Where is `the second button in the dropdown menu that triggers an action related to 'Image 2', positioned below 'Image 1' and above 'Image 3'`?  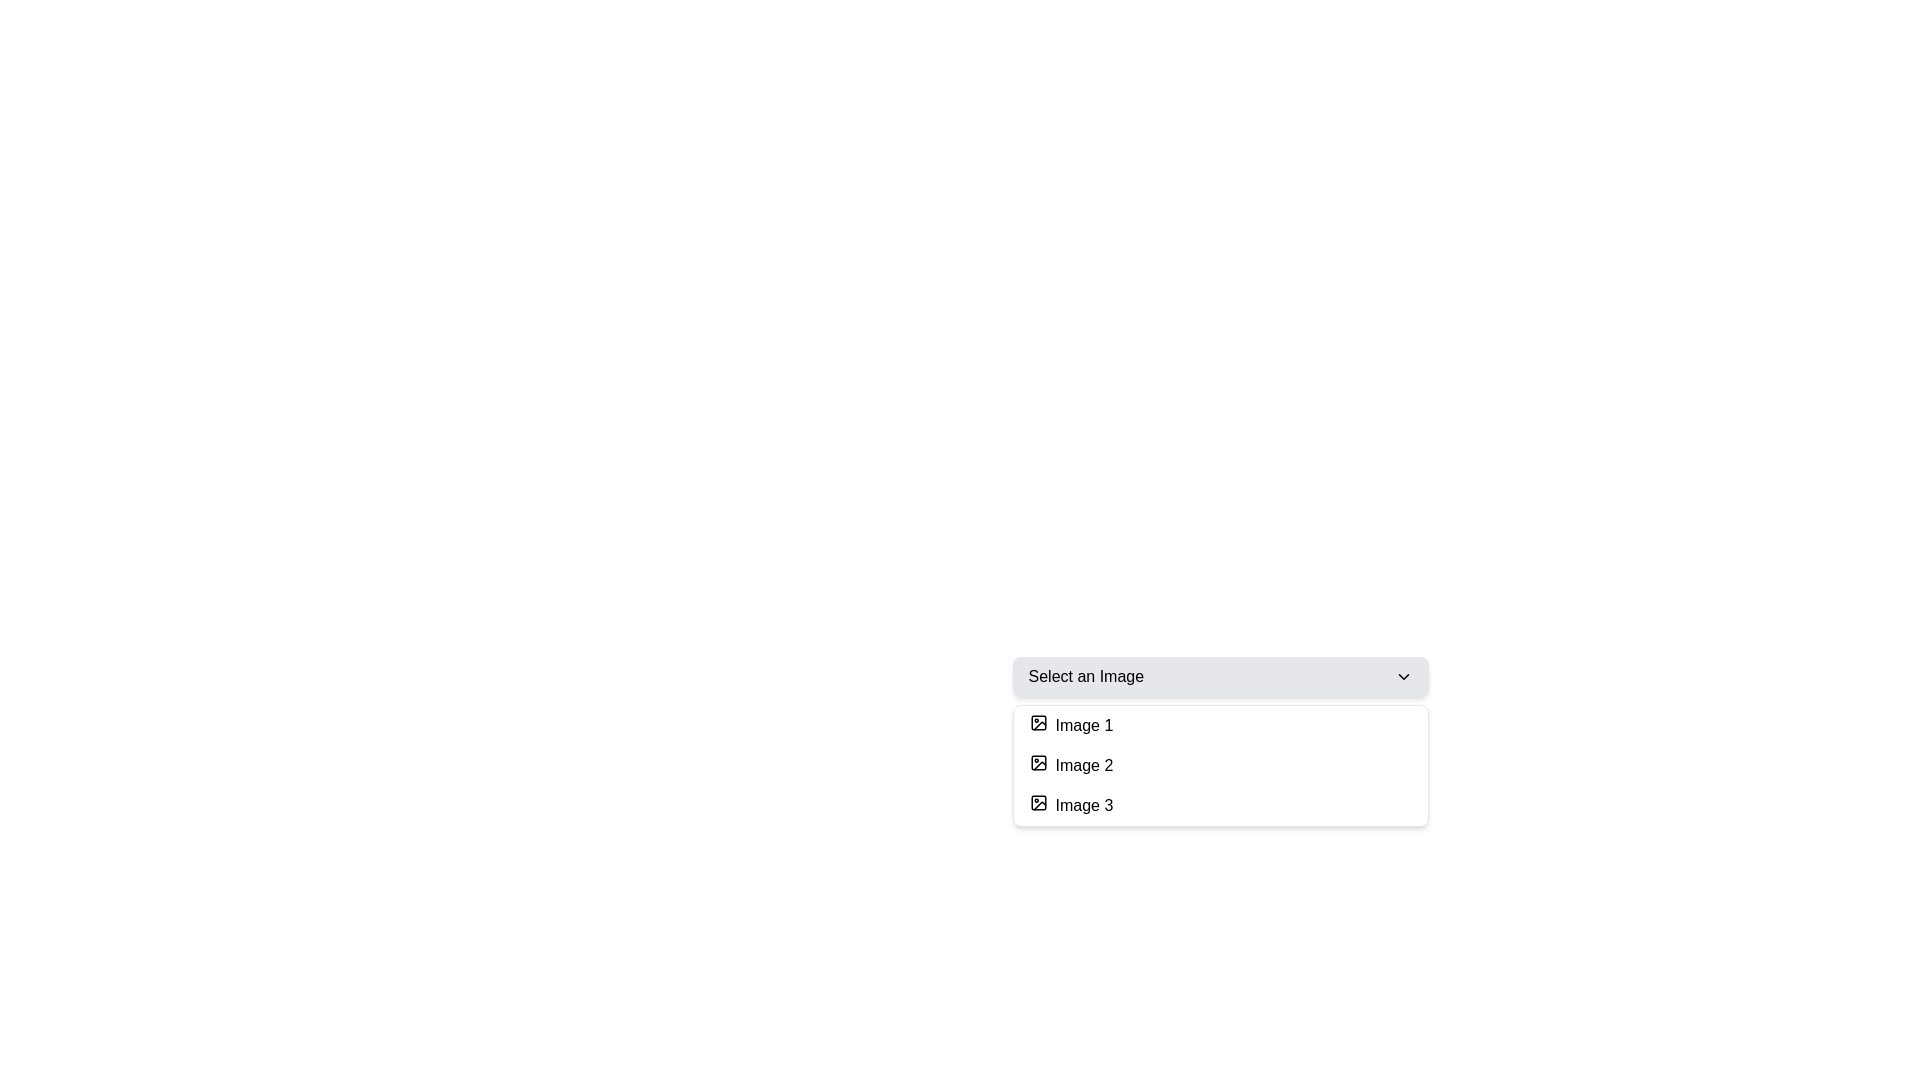 the second button in the dropdown menu that triggers an action related to 'Image 2', positioned below 'Image 1' and above 'Image 3' is located at coordinates (1219, 765).